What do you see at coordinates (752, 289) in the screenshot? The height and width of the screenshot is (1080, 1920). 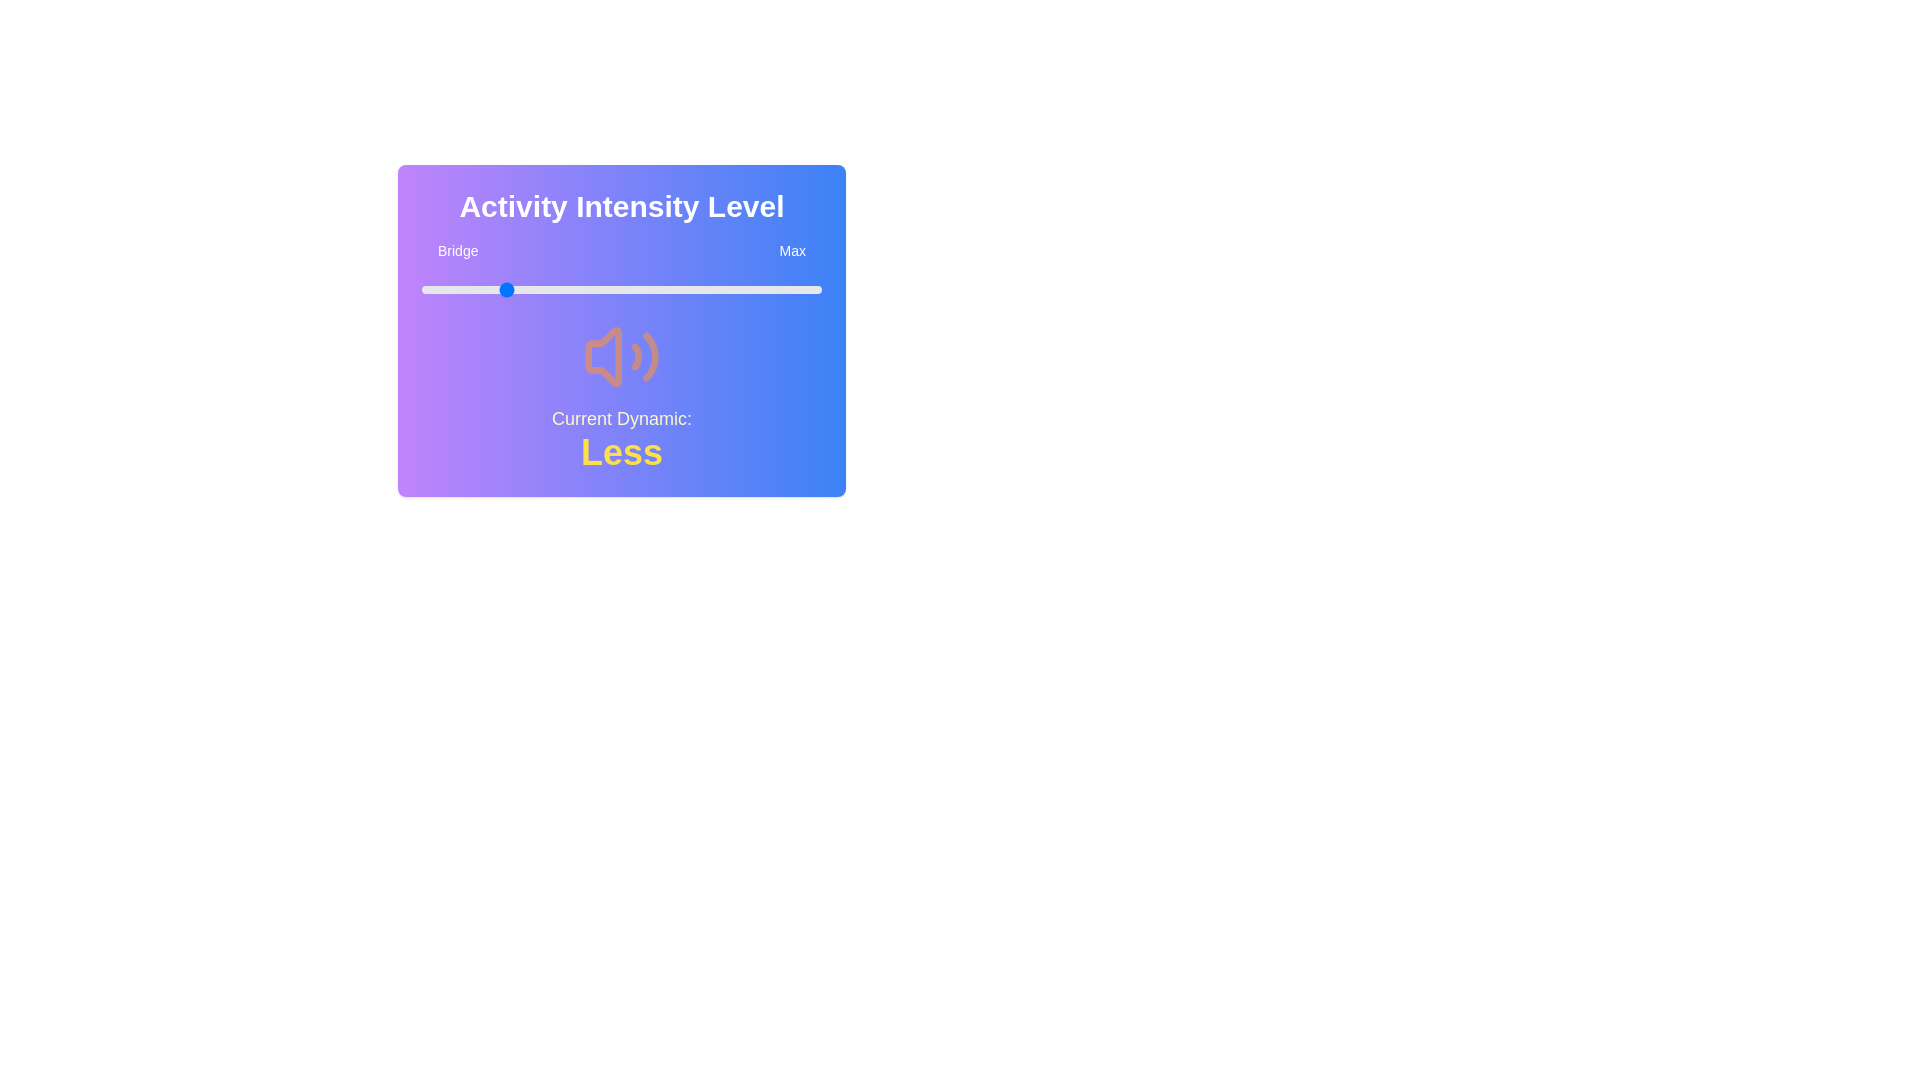 I see `the slider to set the value to 83` at bounding box center [752, 289].